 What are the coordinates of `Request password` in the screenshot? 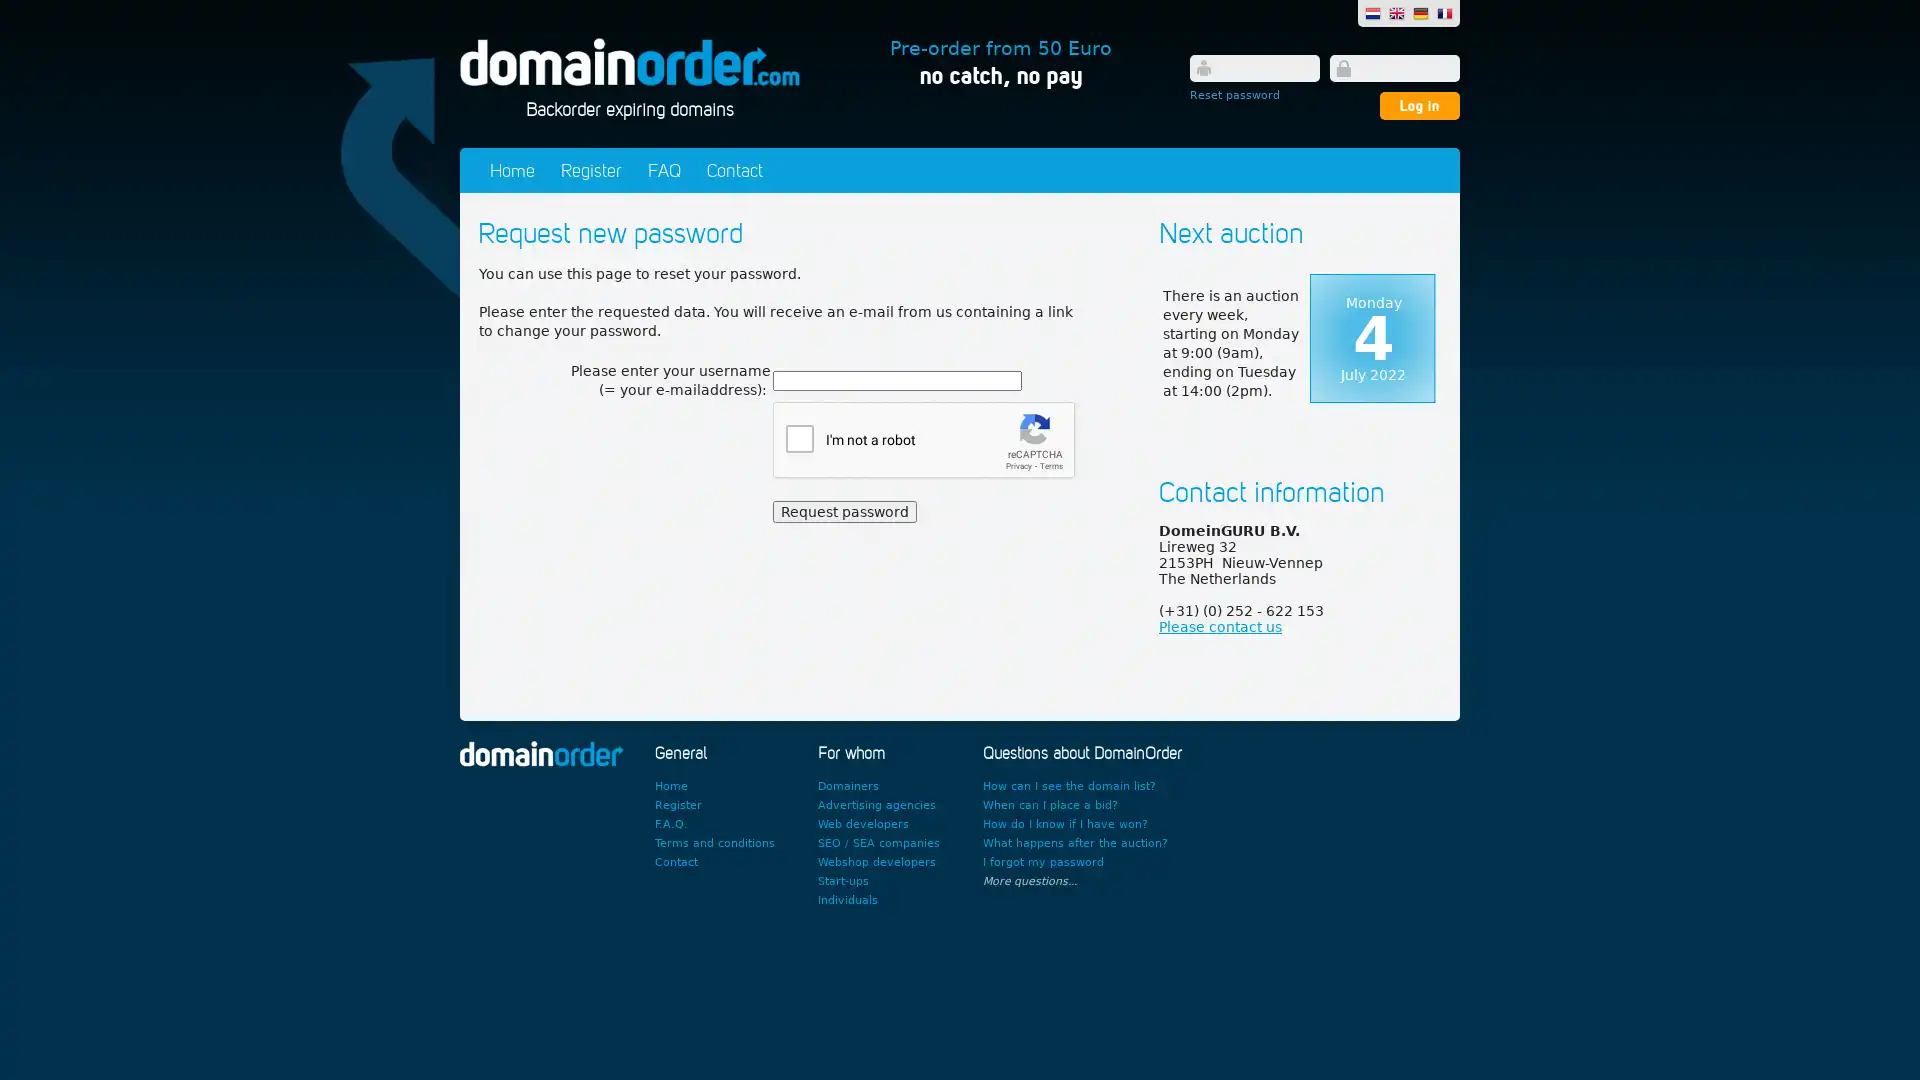 It's located at (844, 511).